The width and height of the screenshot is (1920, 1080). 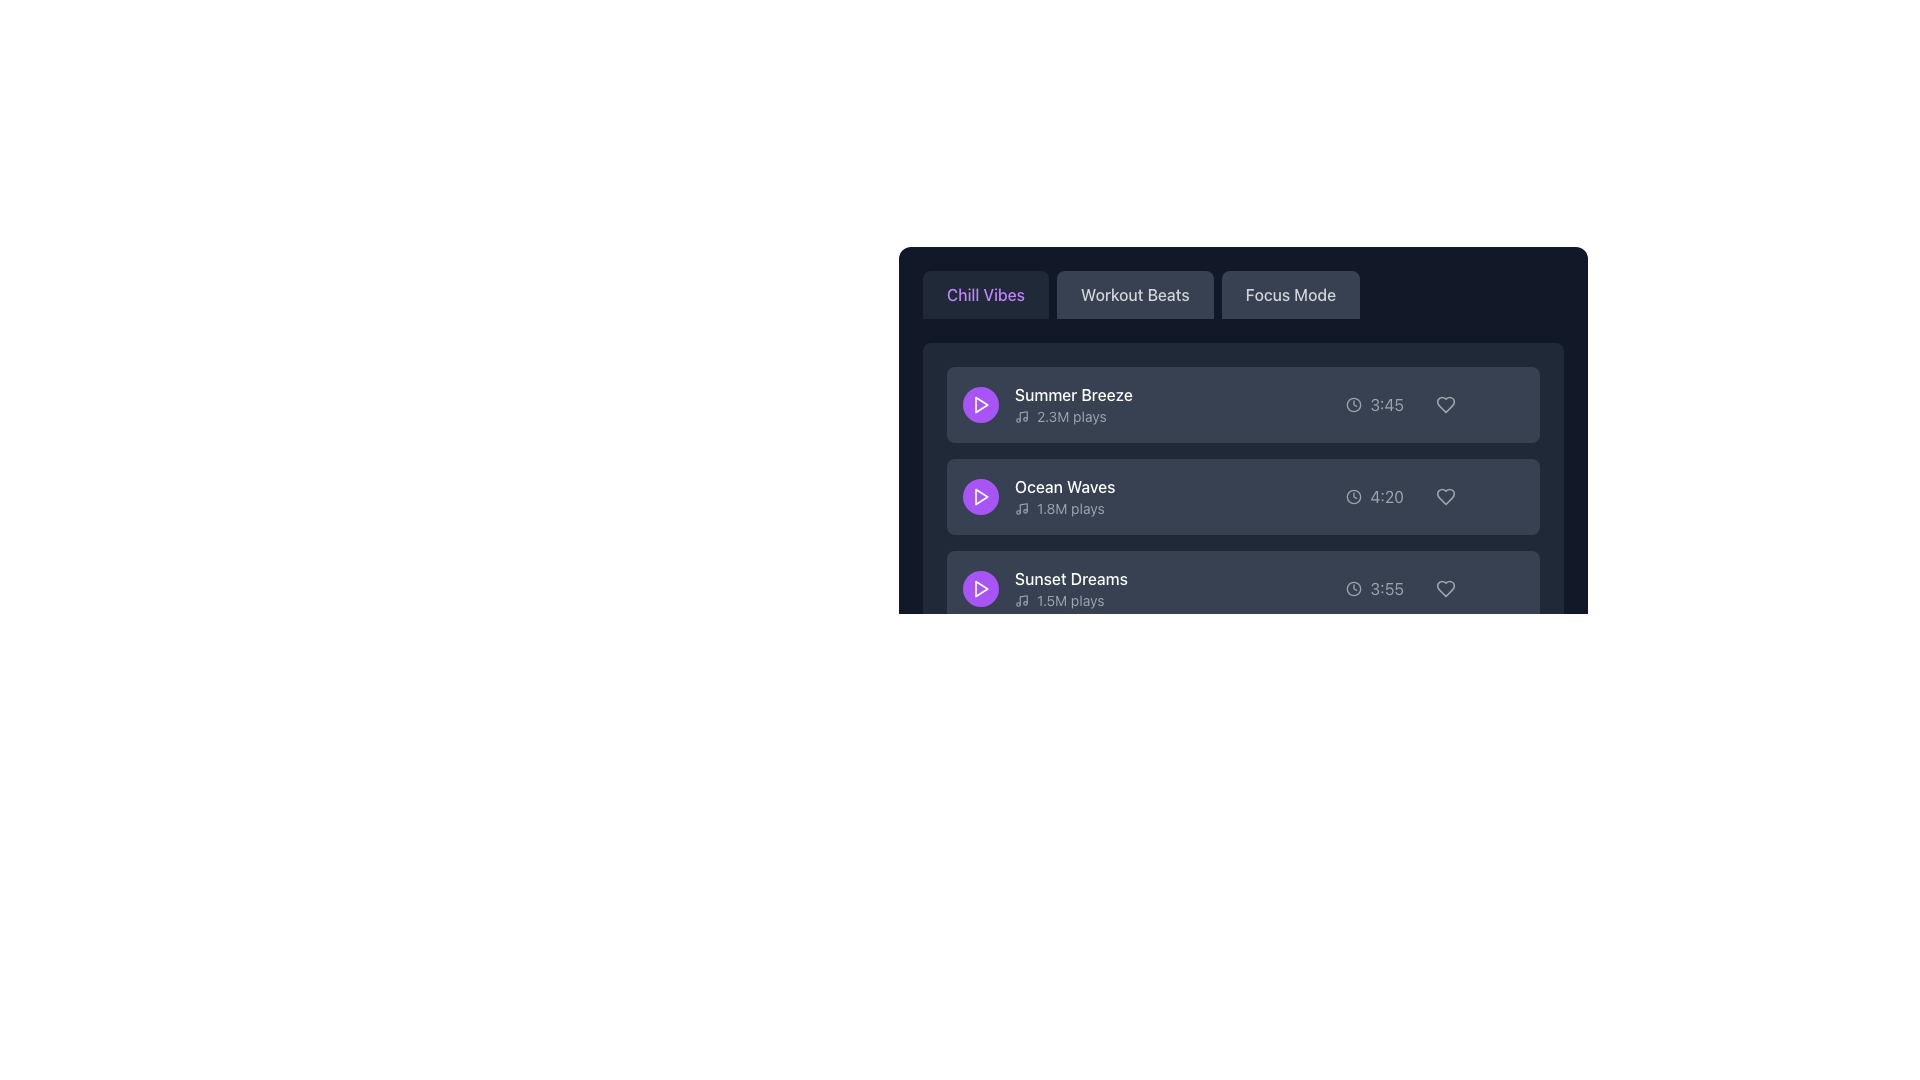 What do you see at coordinates (1242, 294) in the screenshot?
I see `the 'Focus Mode' tab, which is the third tab from the left with a lighter gray background and white text, for visual feedback` at bounding box center [1242, 294].